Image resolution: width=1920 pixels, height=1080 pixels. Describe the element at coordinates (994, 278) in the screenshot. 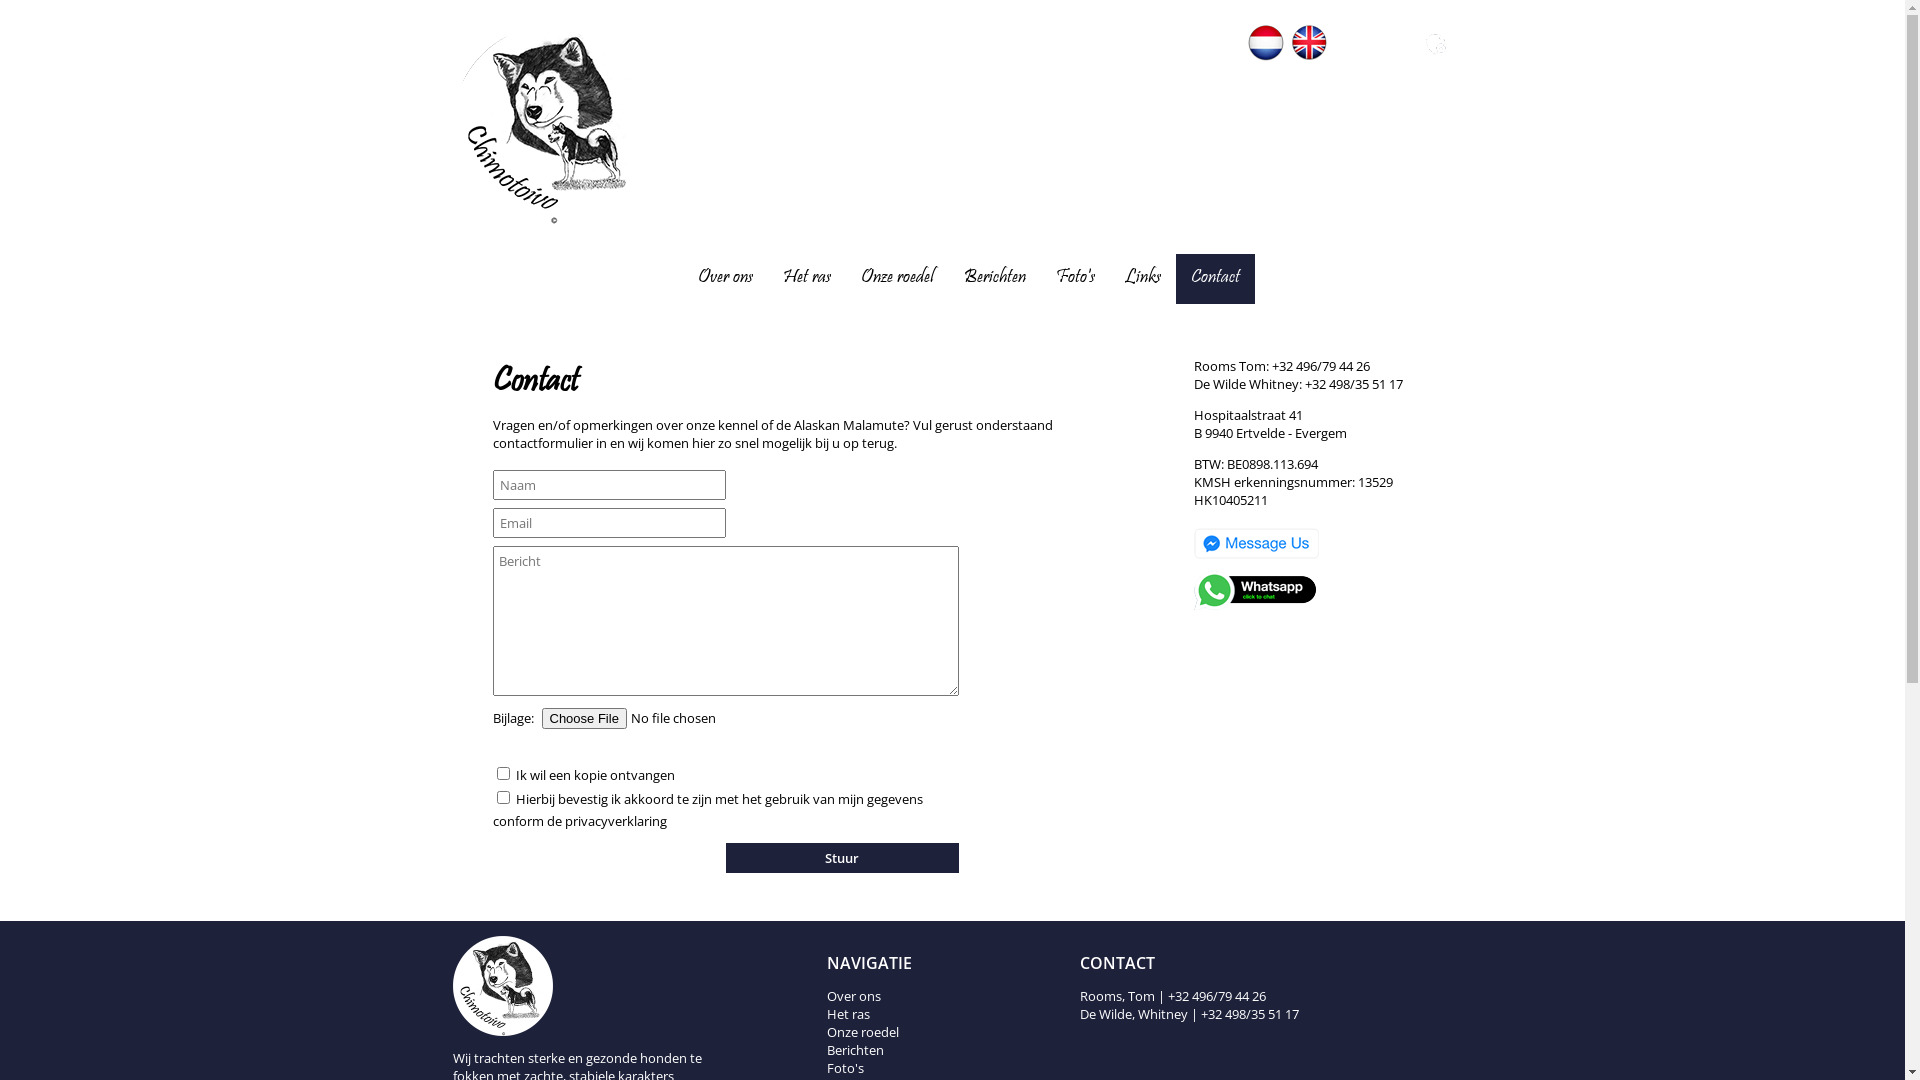

I see `'Berichten'` at that location.